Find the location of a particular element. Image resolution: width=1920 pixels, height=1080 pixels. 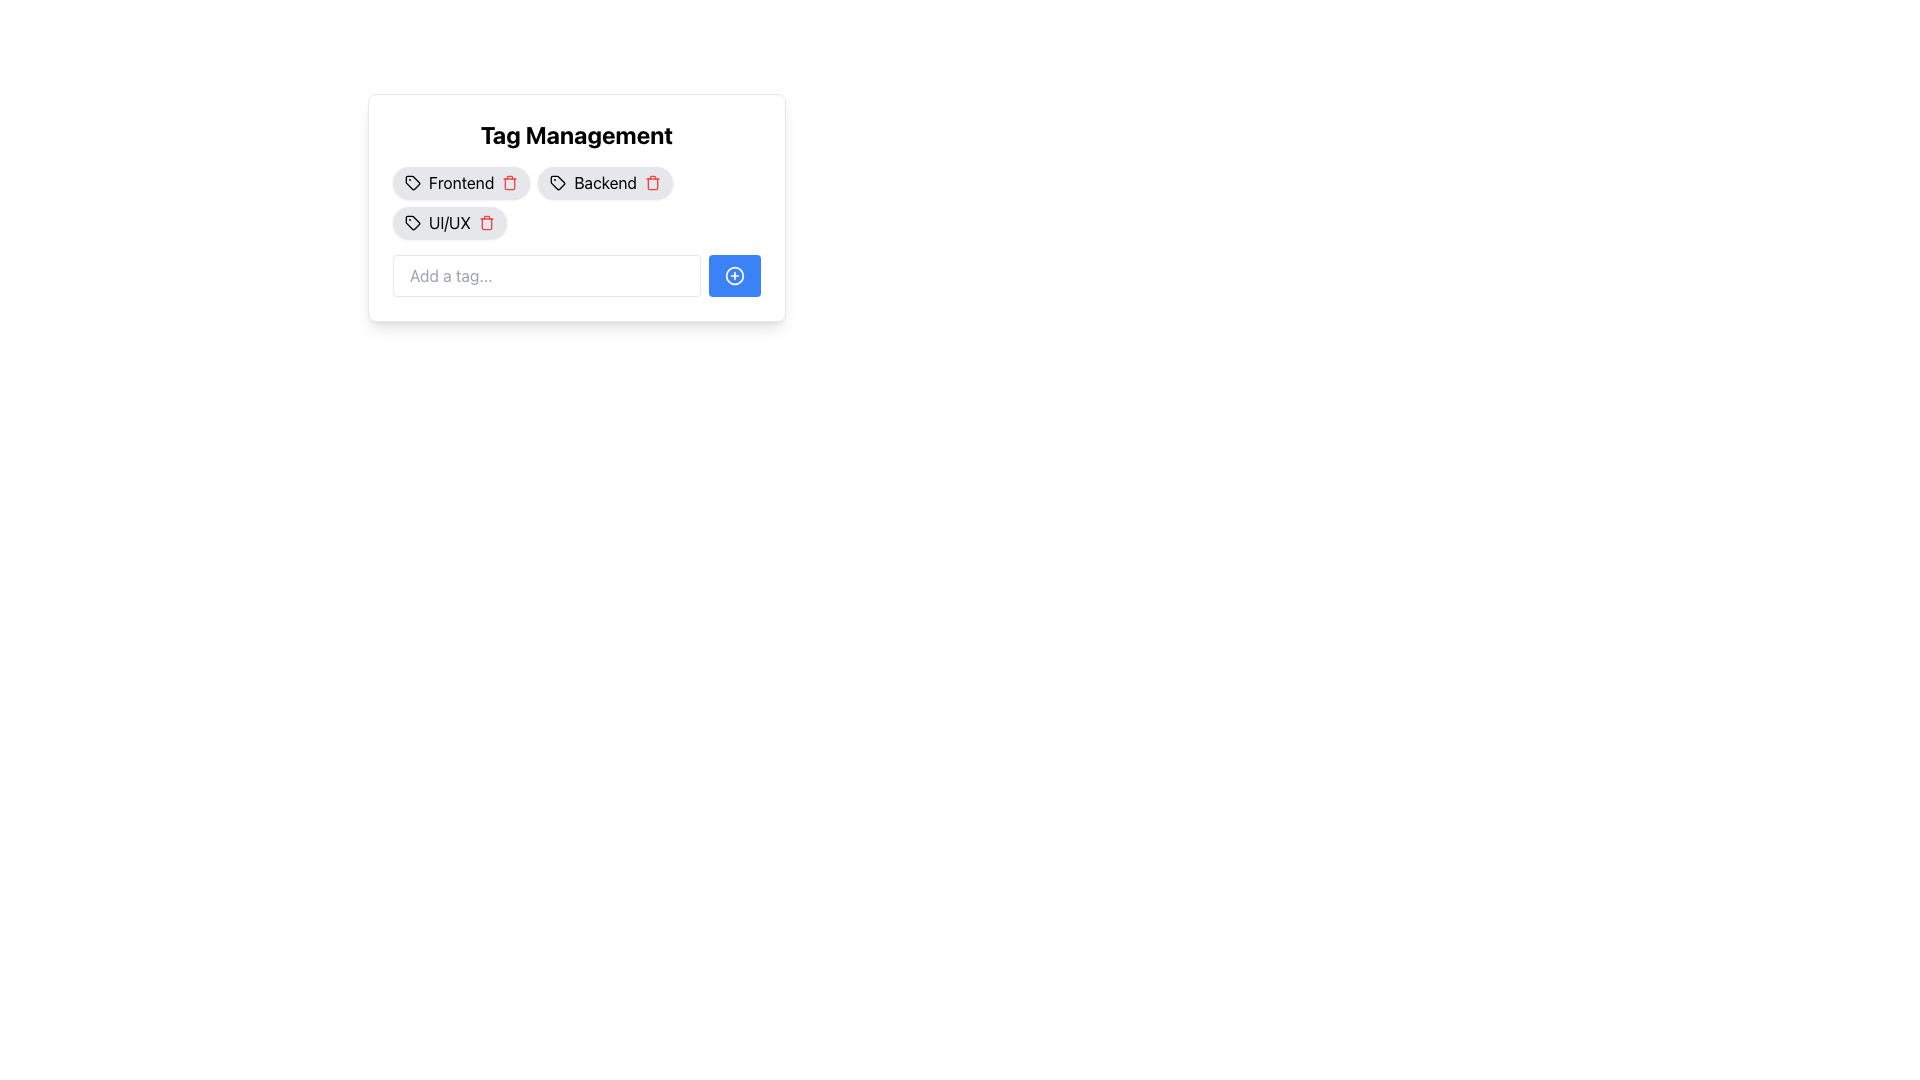

the text label for the tag named 'Backend' in the tag management interface is located at coordinates (604, 182).